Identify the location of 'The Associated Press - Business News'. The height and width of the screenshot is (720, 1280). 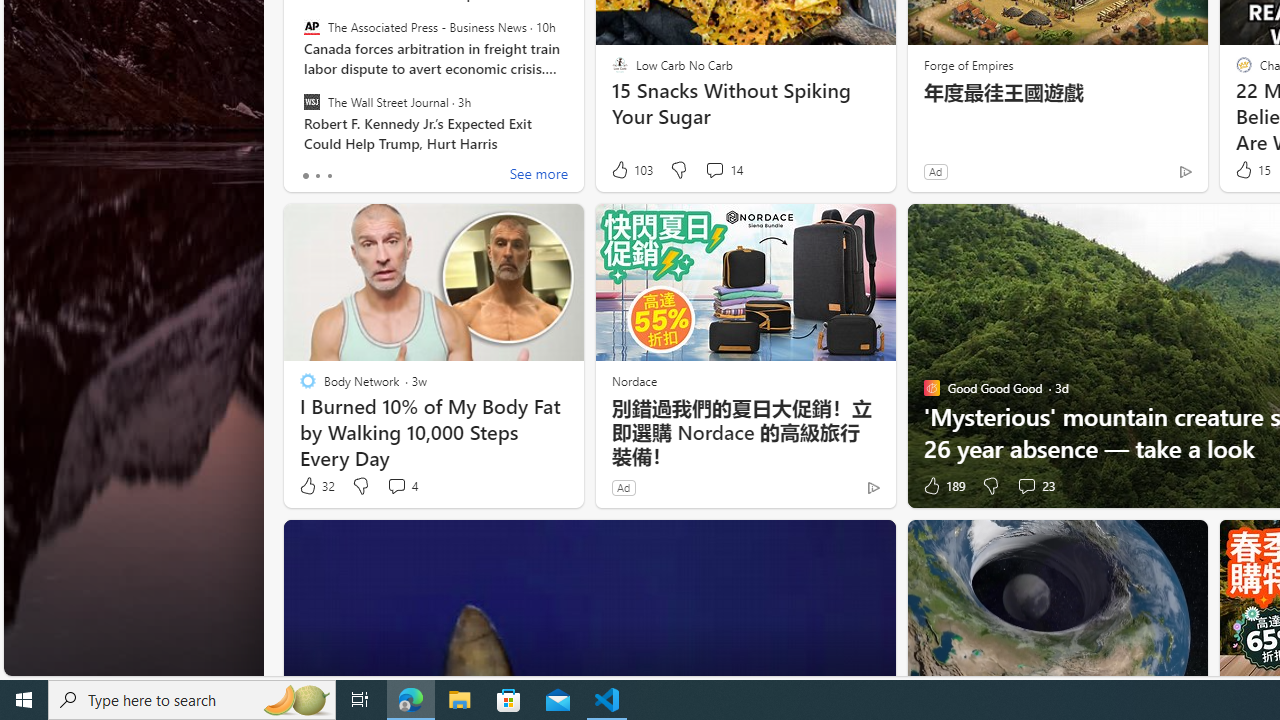
(310, 27).